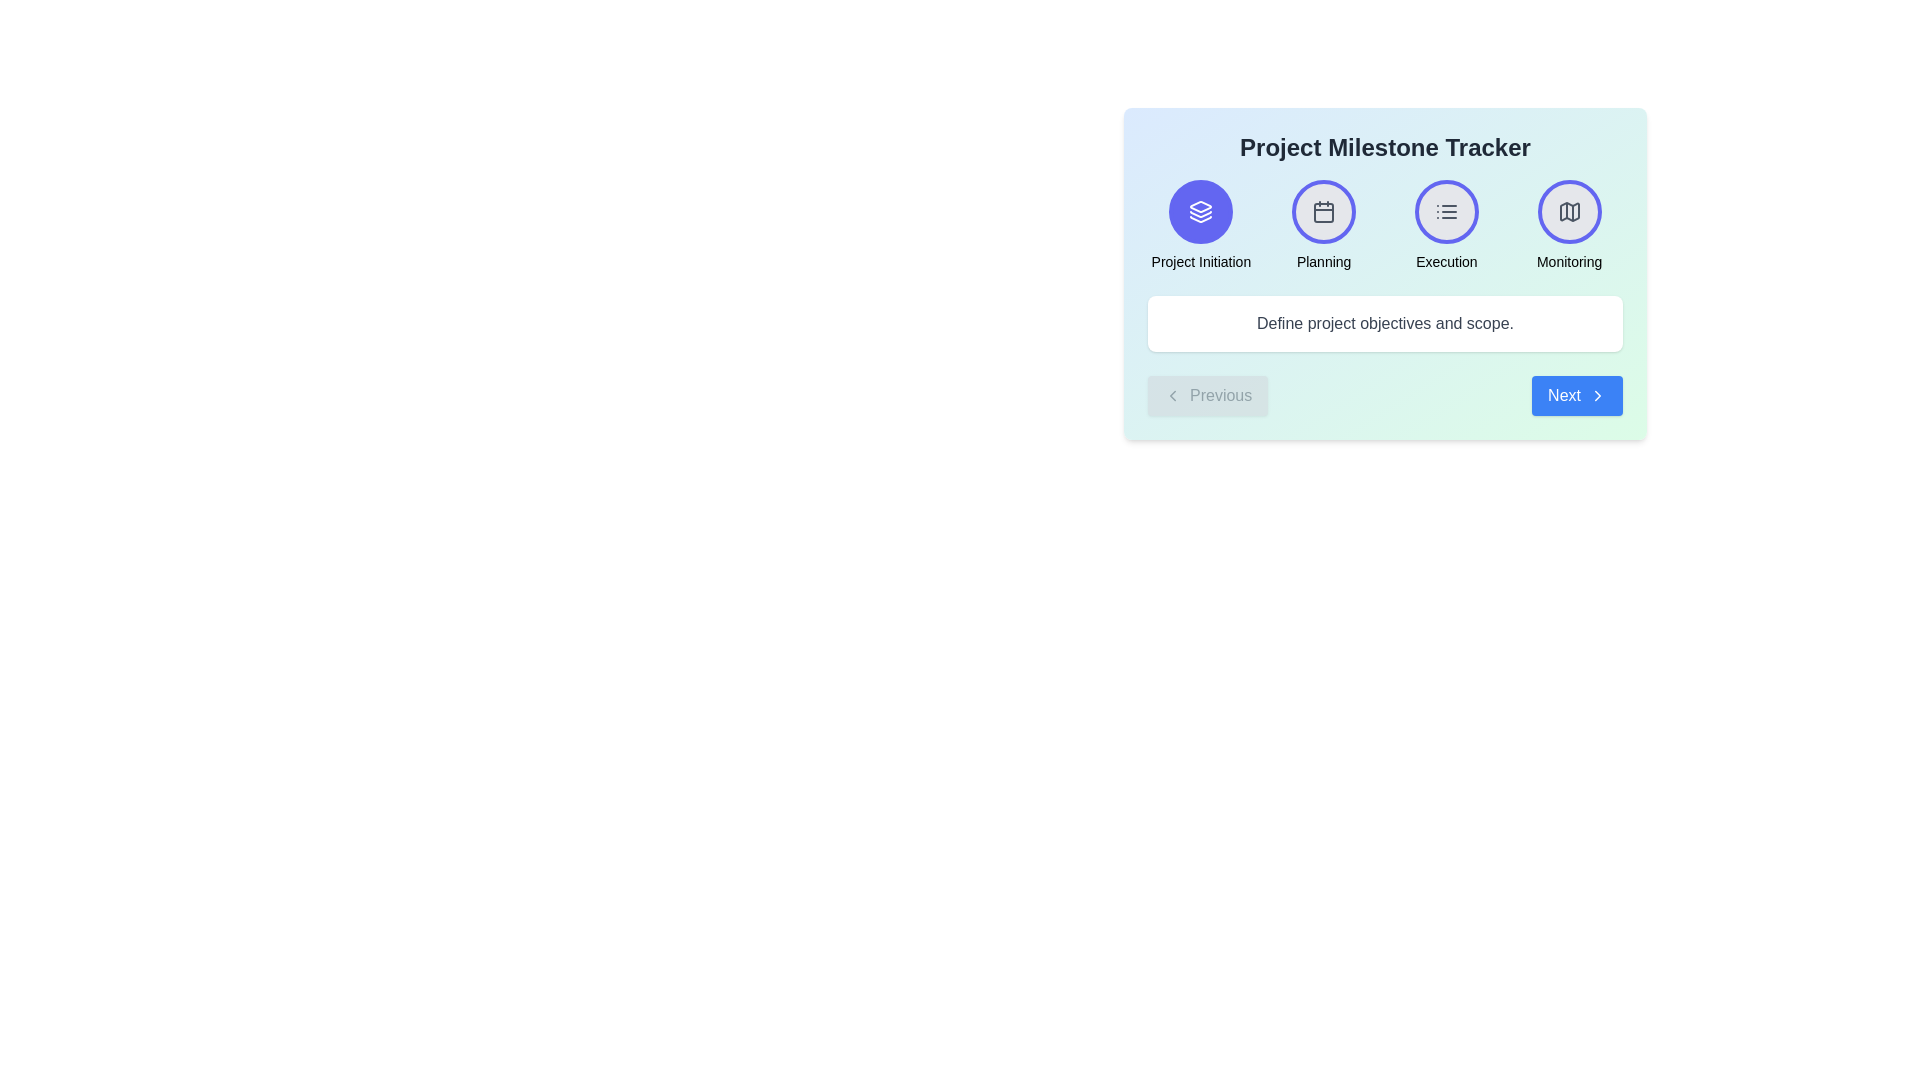 The width and height of the screenshot is (1920, 1080). I want to click on the icons in the Progress indicator with labeled milestones, so click(1384, 225).